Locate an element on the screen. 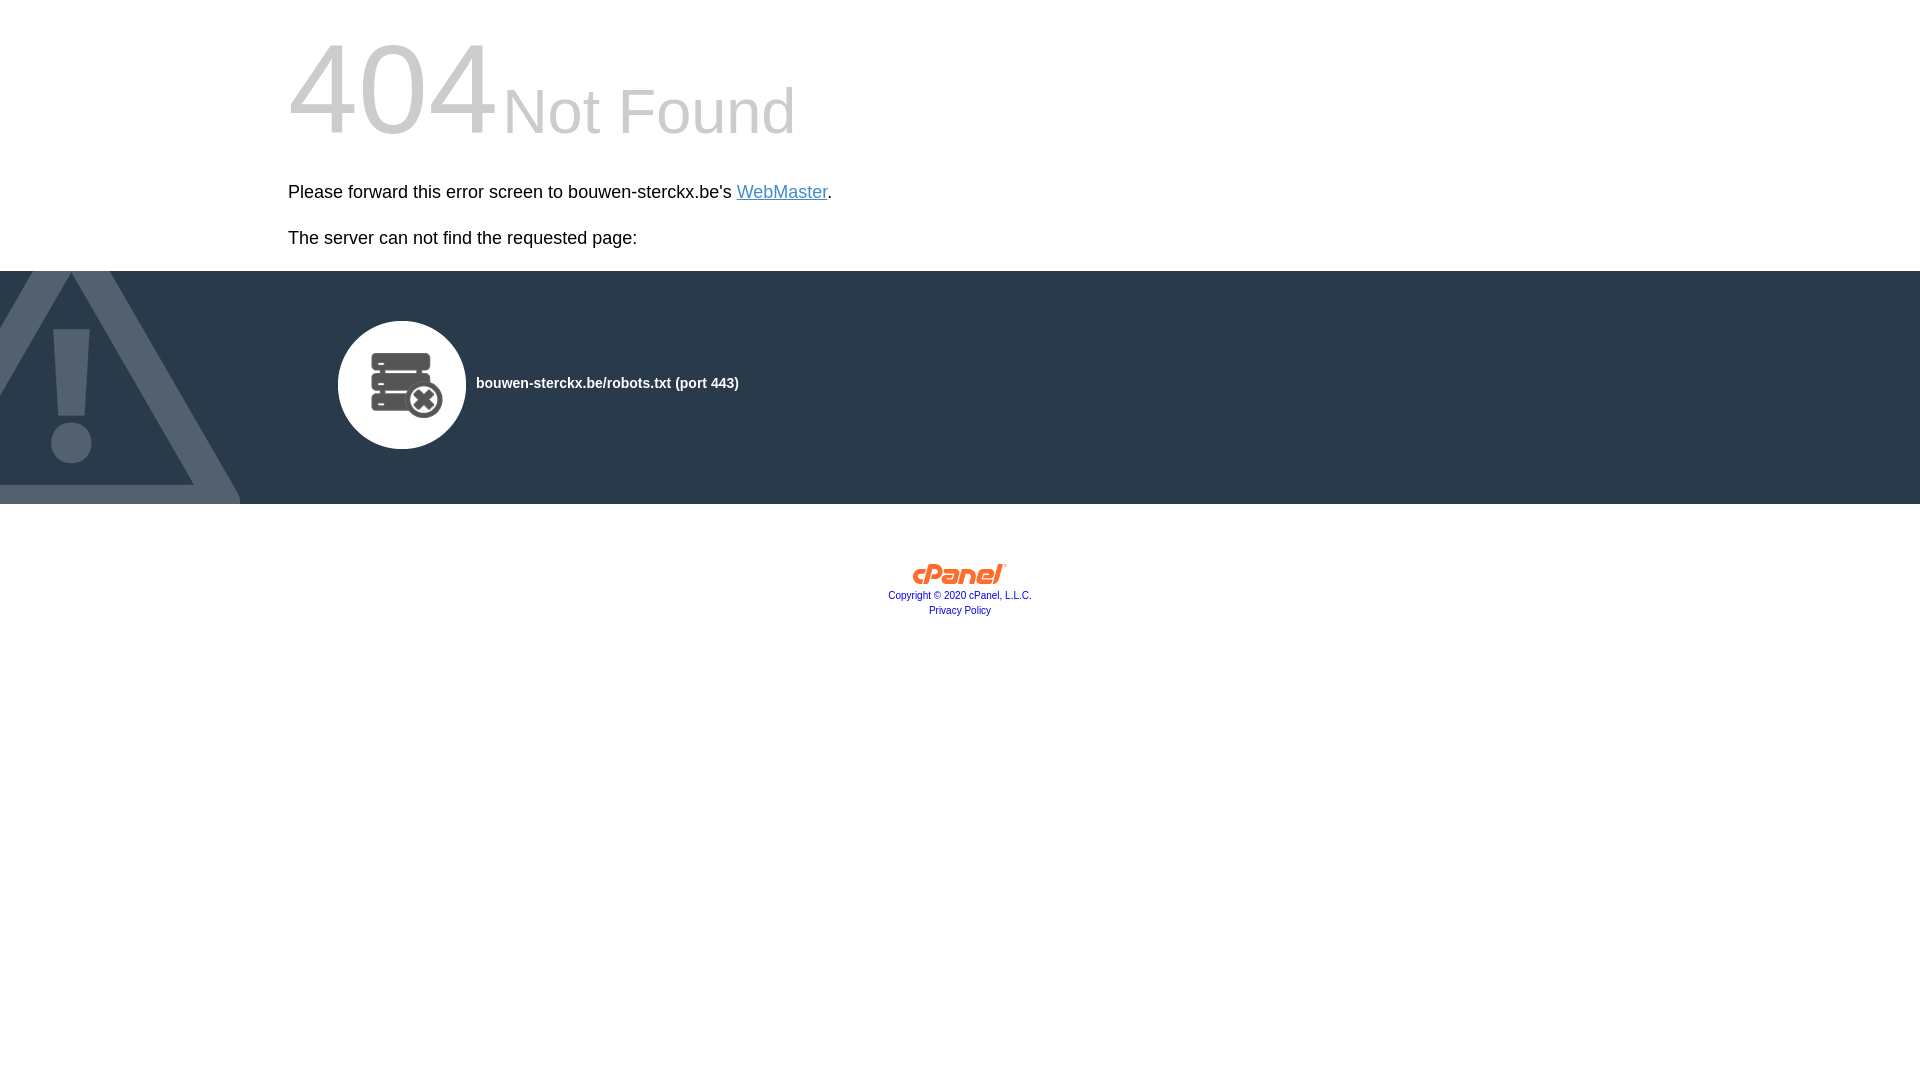 The image size is (1920, 1080). 'Privacy Policy' is located at coordinates (960, 609).